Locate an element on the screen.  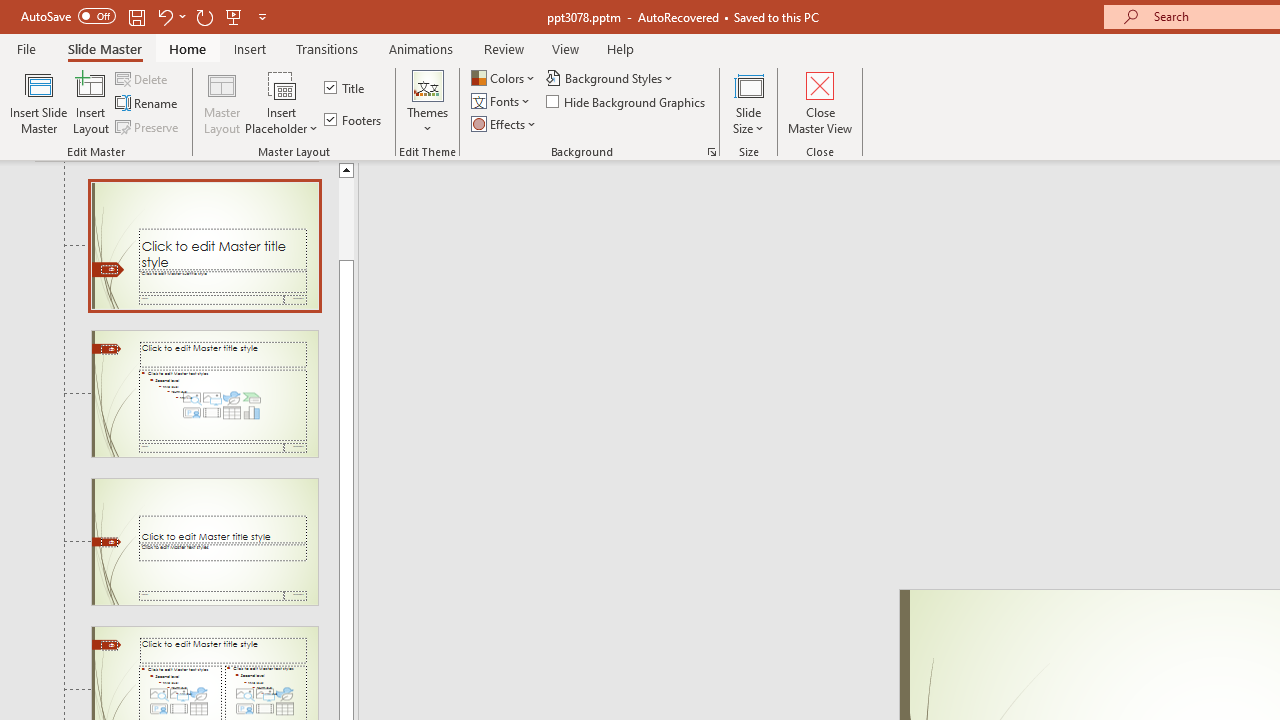
'Preserve' is located at coordinates (148, 127).